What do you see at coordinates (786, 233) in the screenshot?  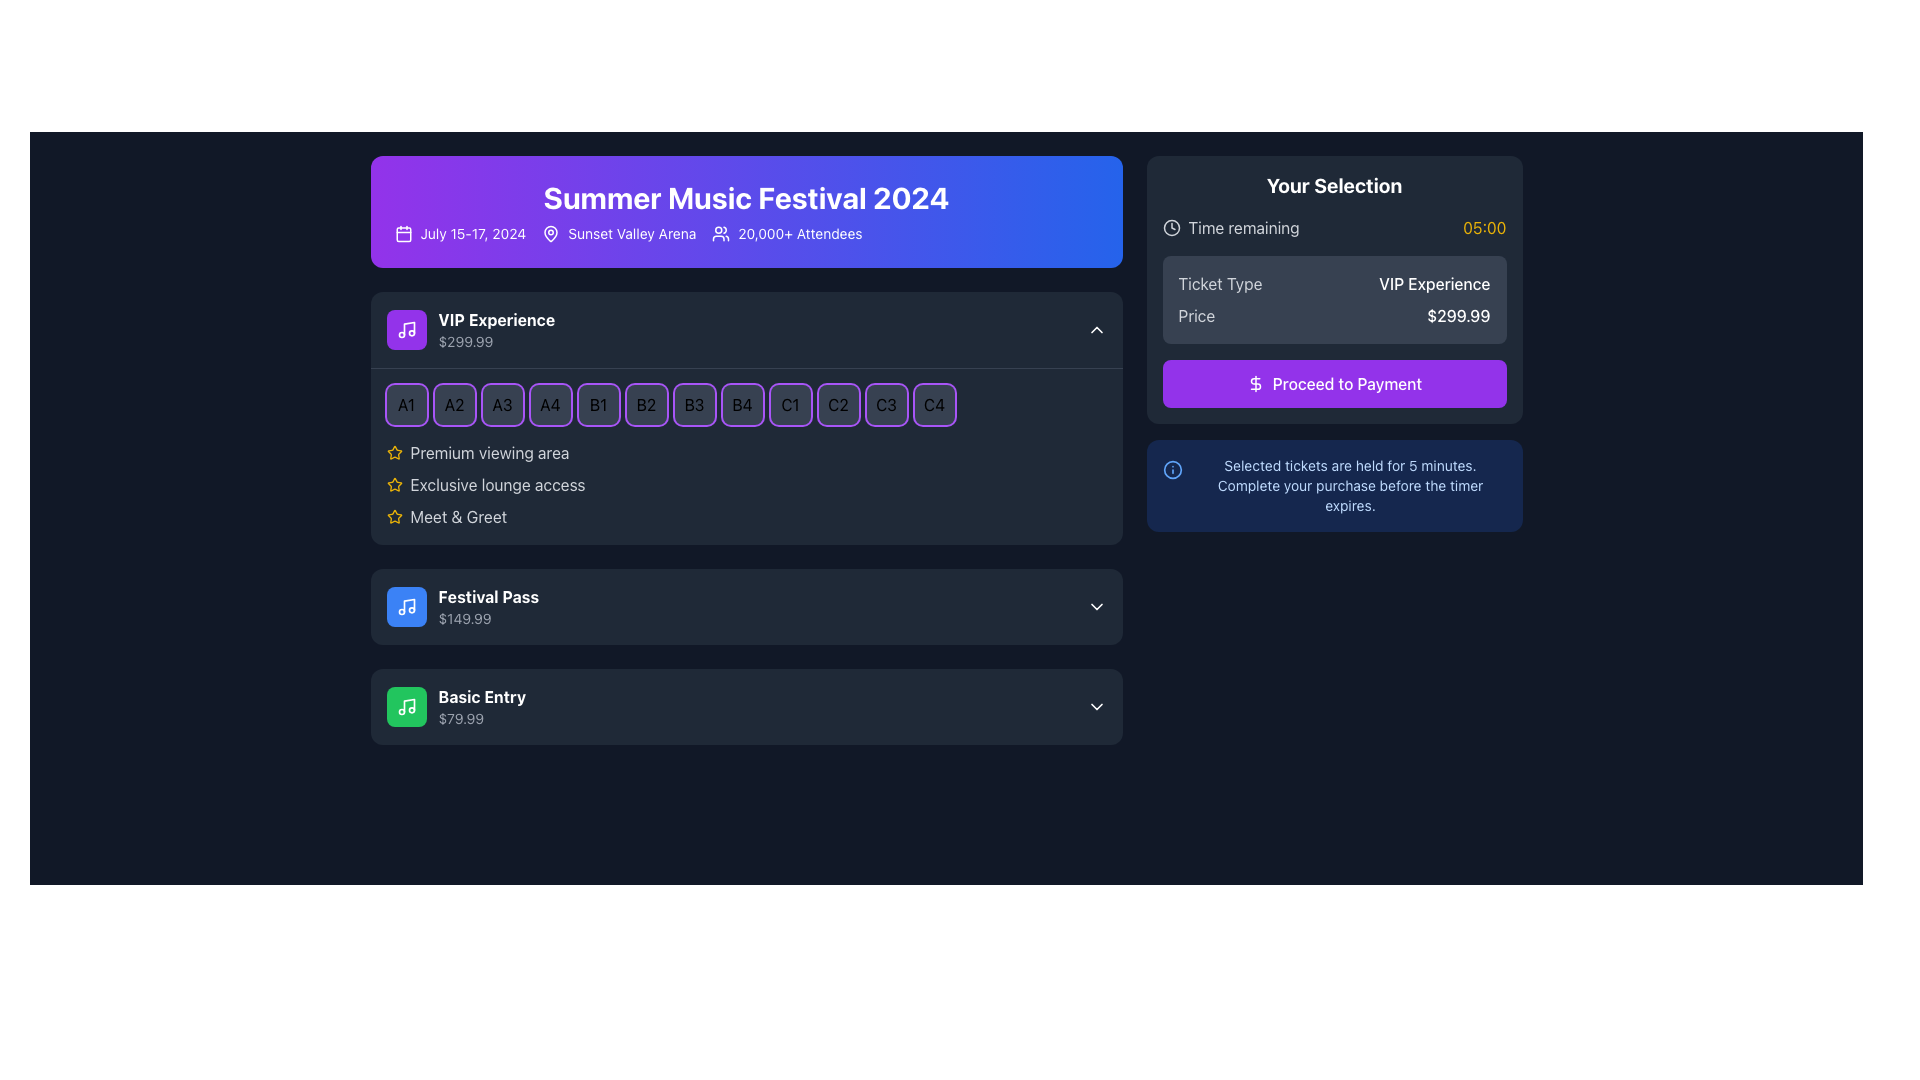 I see `the text label displaying '20,000+ Attendees' with a purple background and white typography, located next to a user icon at the top center of the viewport` at bounding box center [786, 233].